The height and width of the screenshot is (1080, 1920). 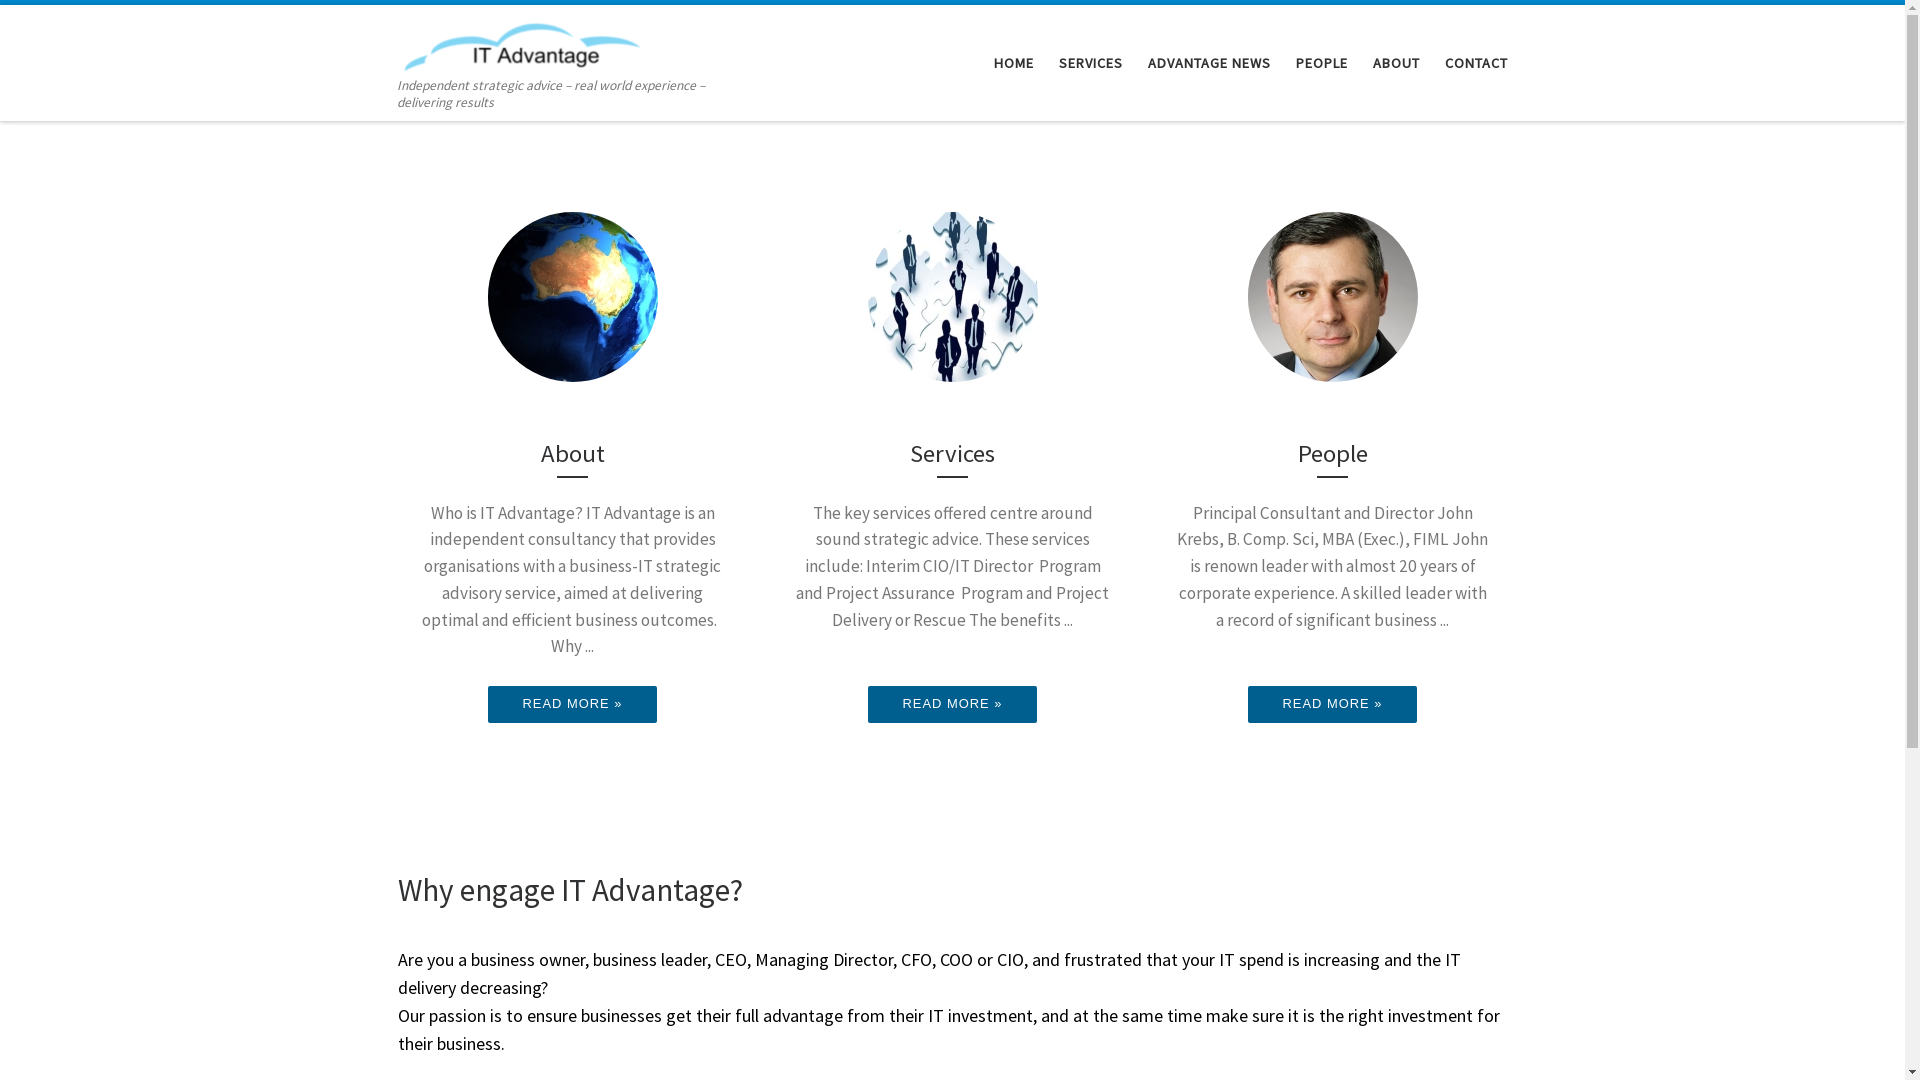 What do you see at coordinates (1395, 61) in the screenshot?
I see `'ABOUT'` at bounding box center [1395, 61].